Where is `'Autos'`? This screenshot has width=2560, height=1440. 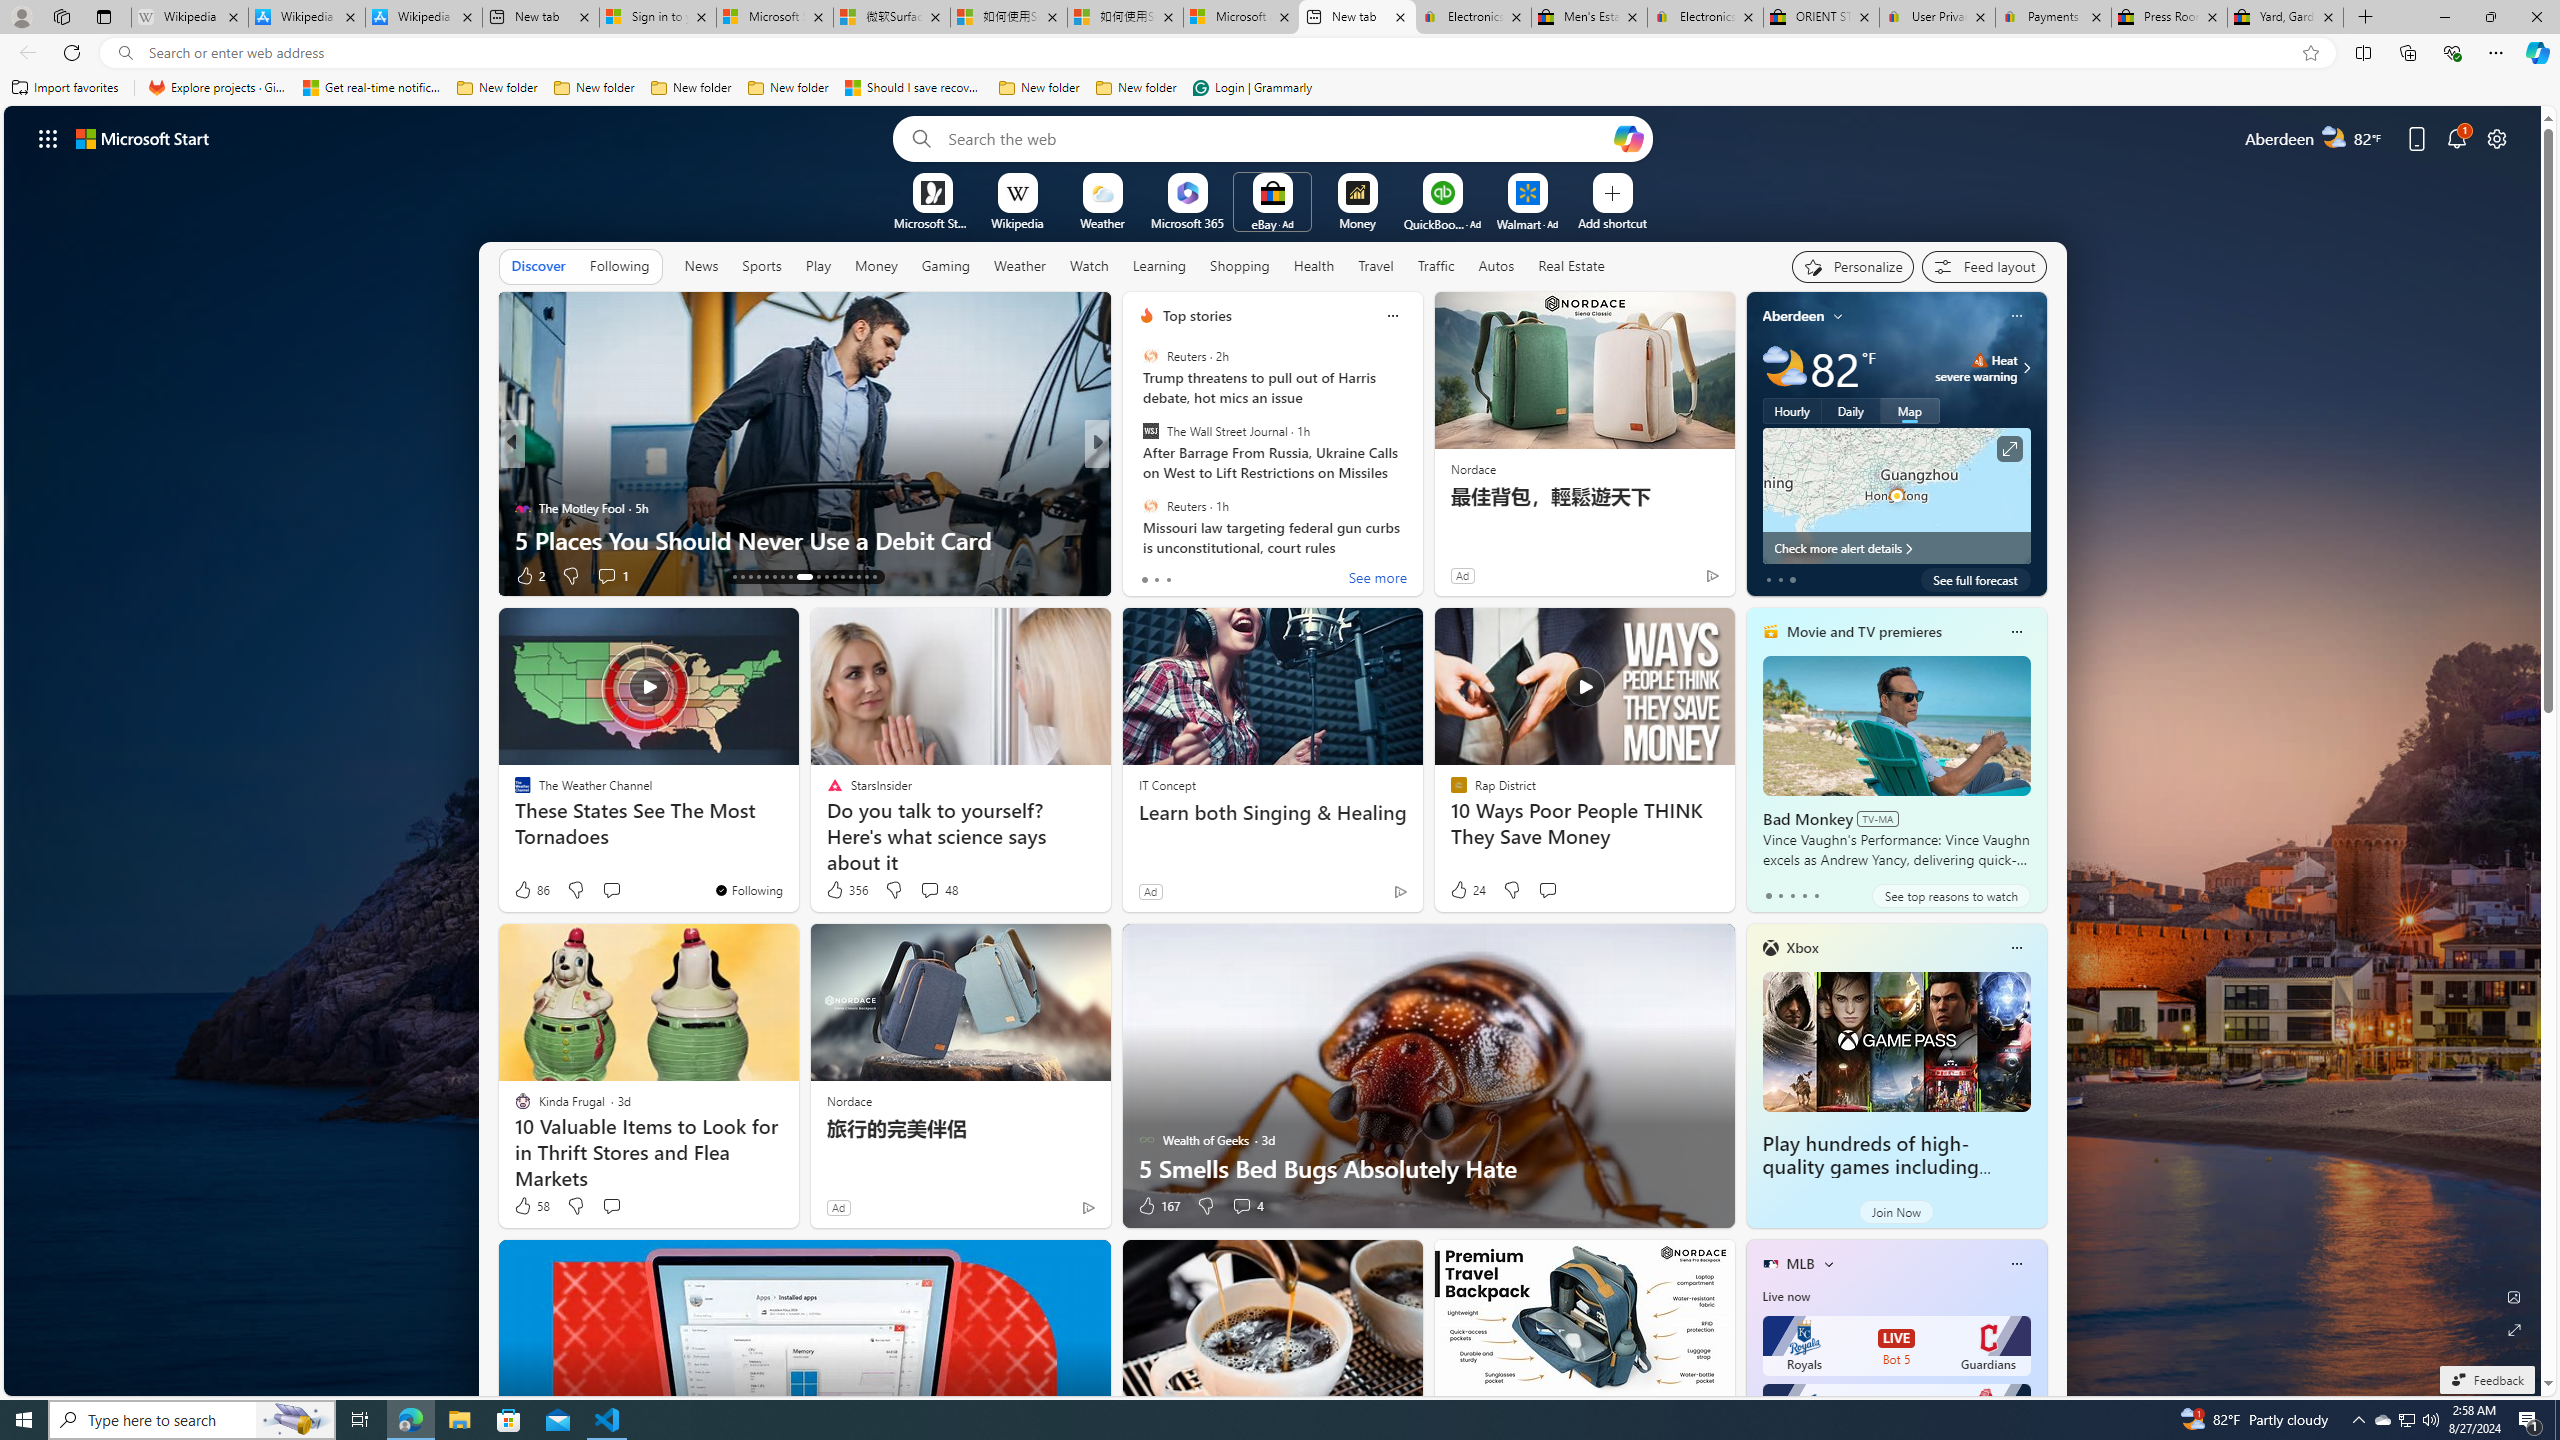 'Autos' is located at coordinates (1496, 265).